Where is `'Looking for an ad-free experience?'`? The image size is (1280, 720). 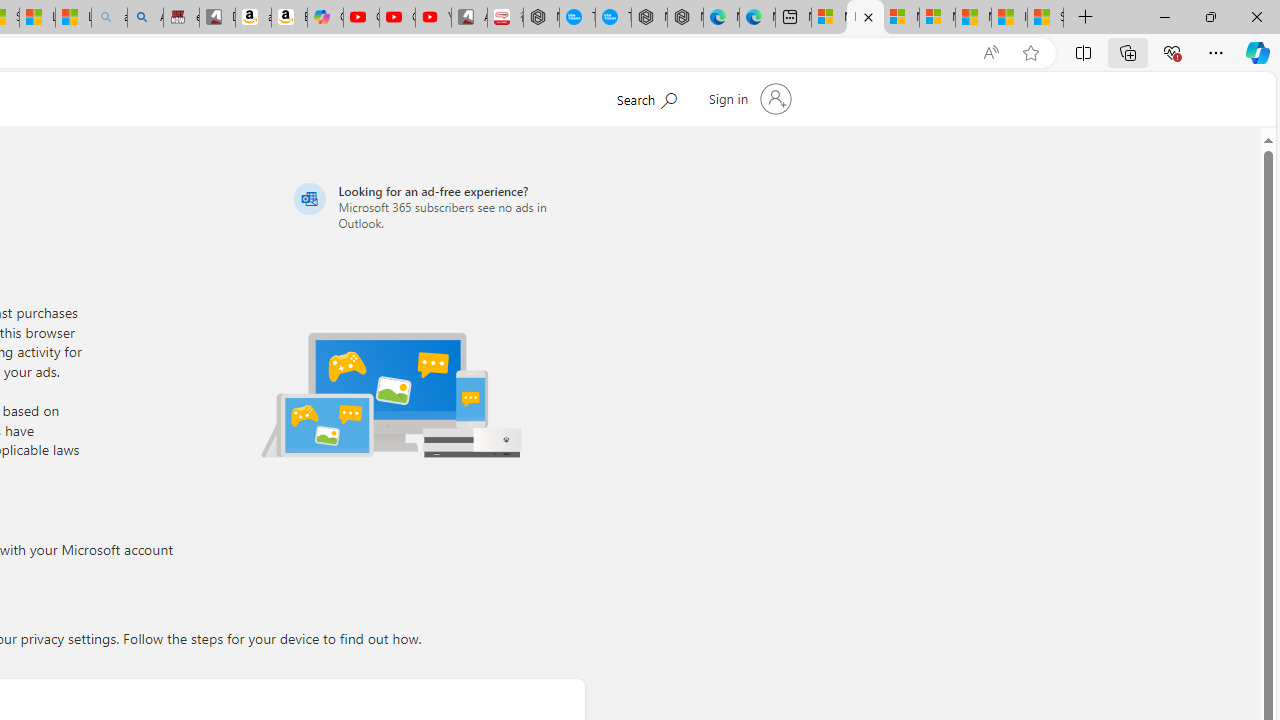
'Looking for an ad-free experience?' is located at coordinates (435, 206).